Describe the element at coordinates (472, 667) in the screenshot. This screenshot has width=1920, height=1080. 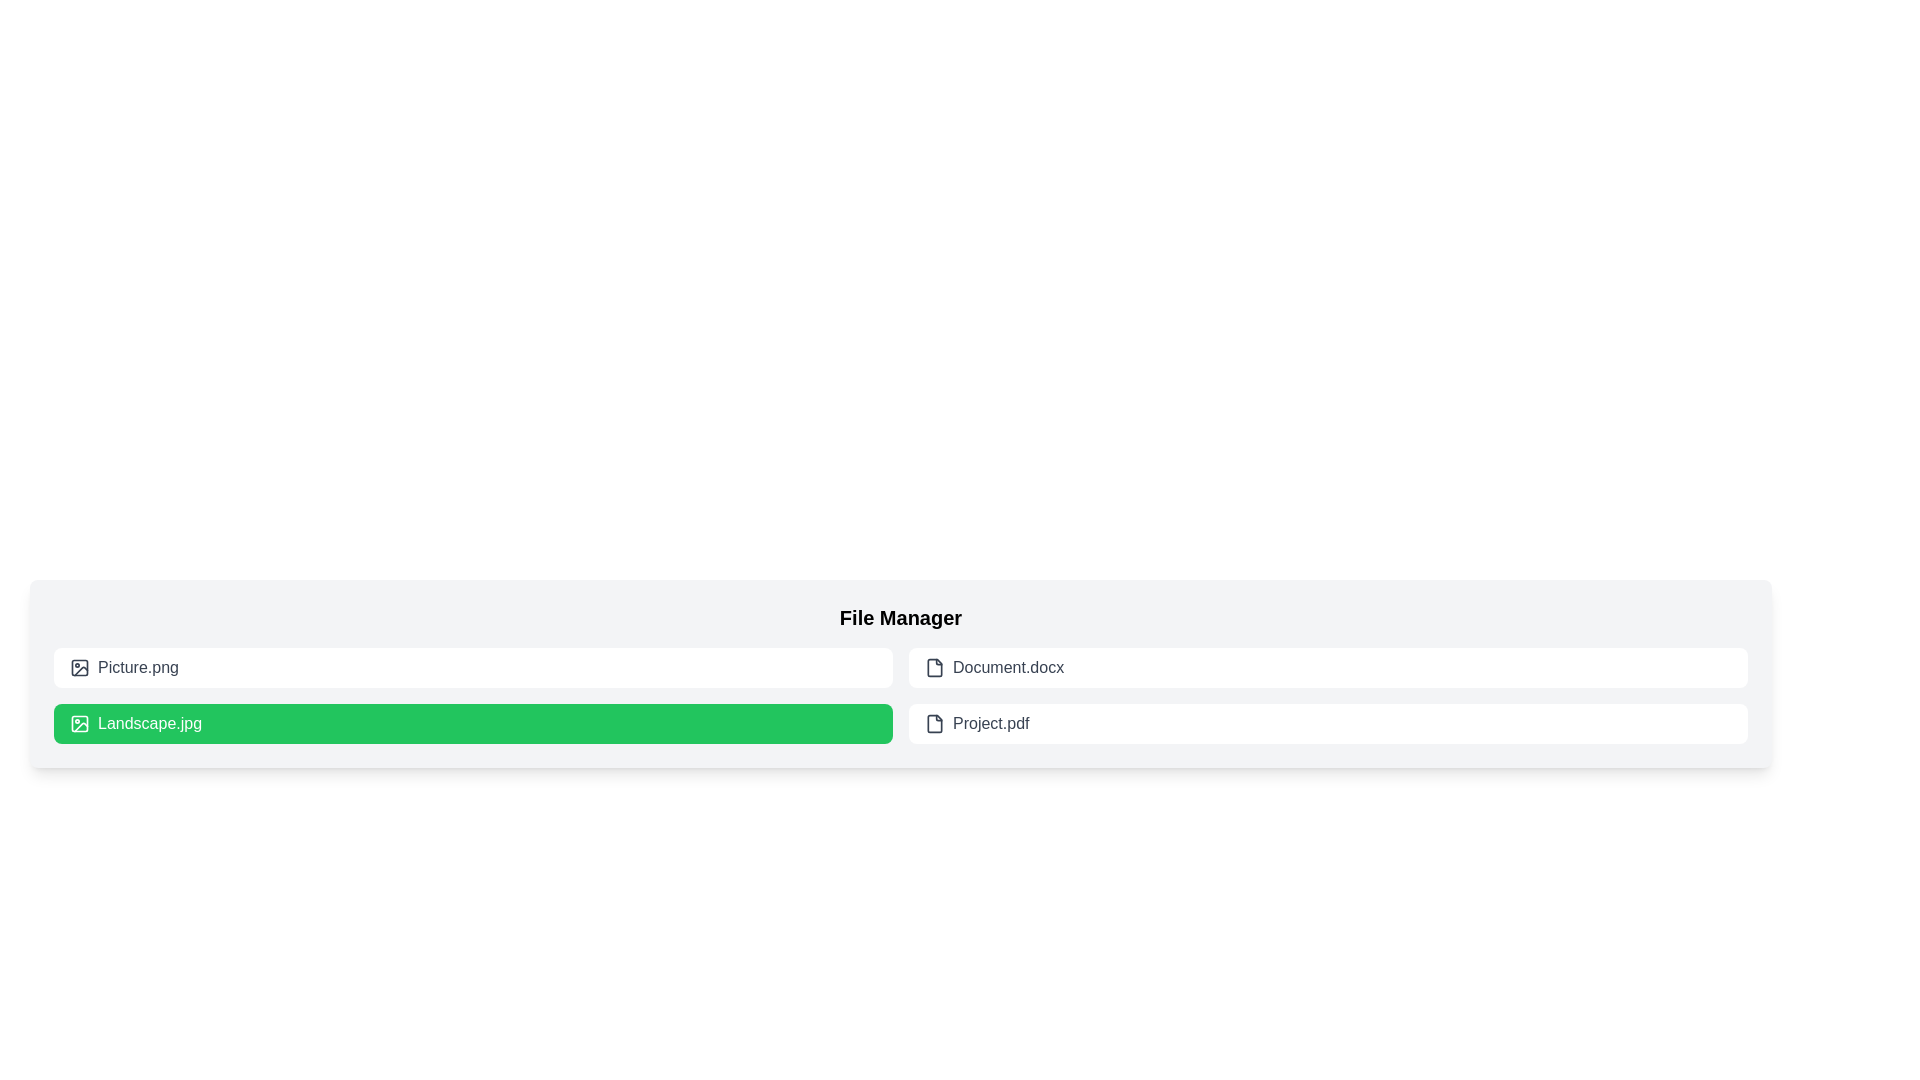
I see `the file item labeled Picture.png` at that location.